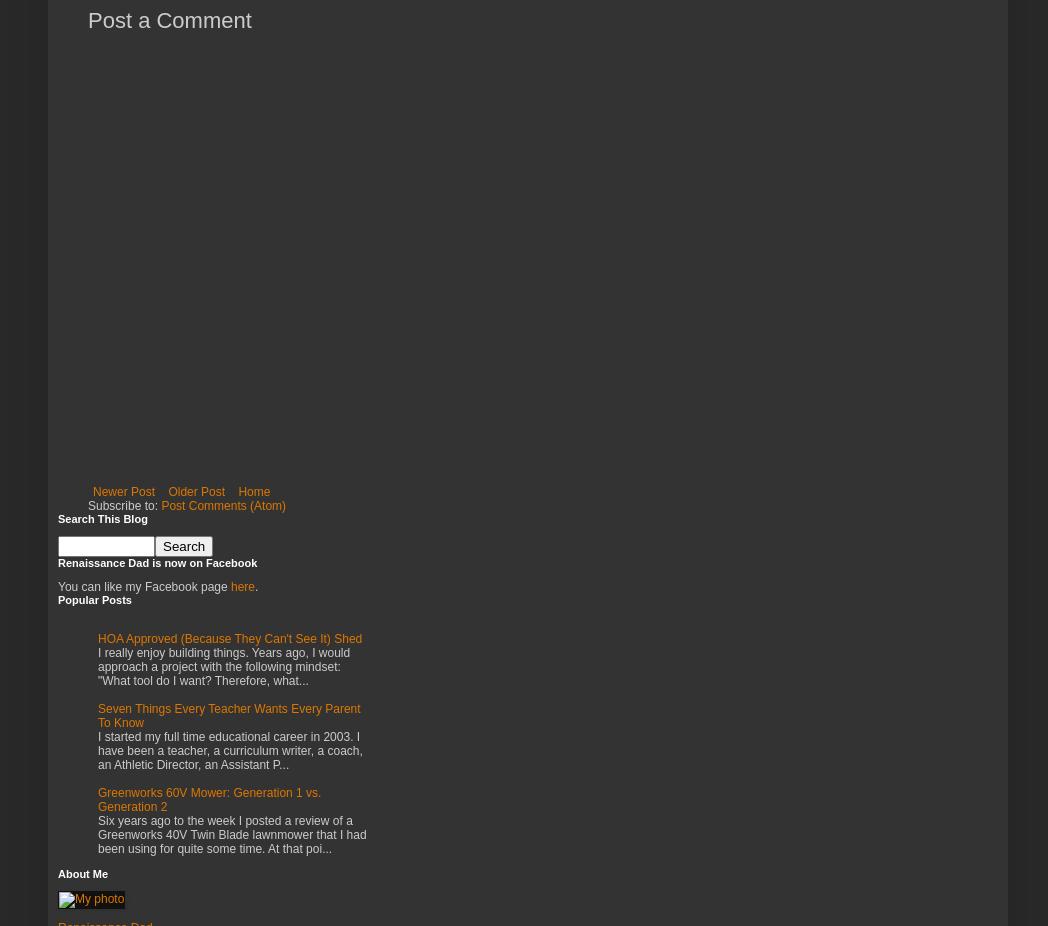  I want to click on 'Subscribe to:', so click(123, 504).